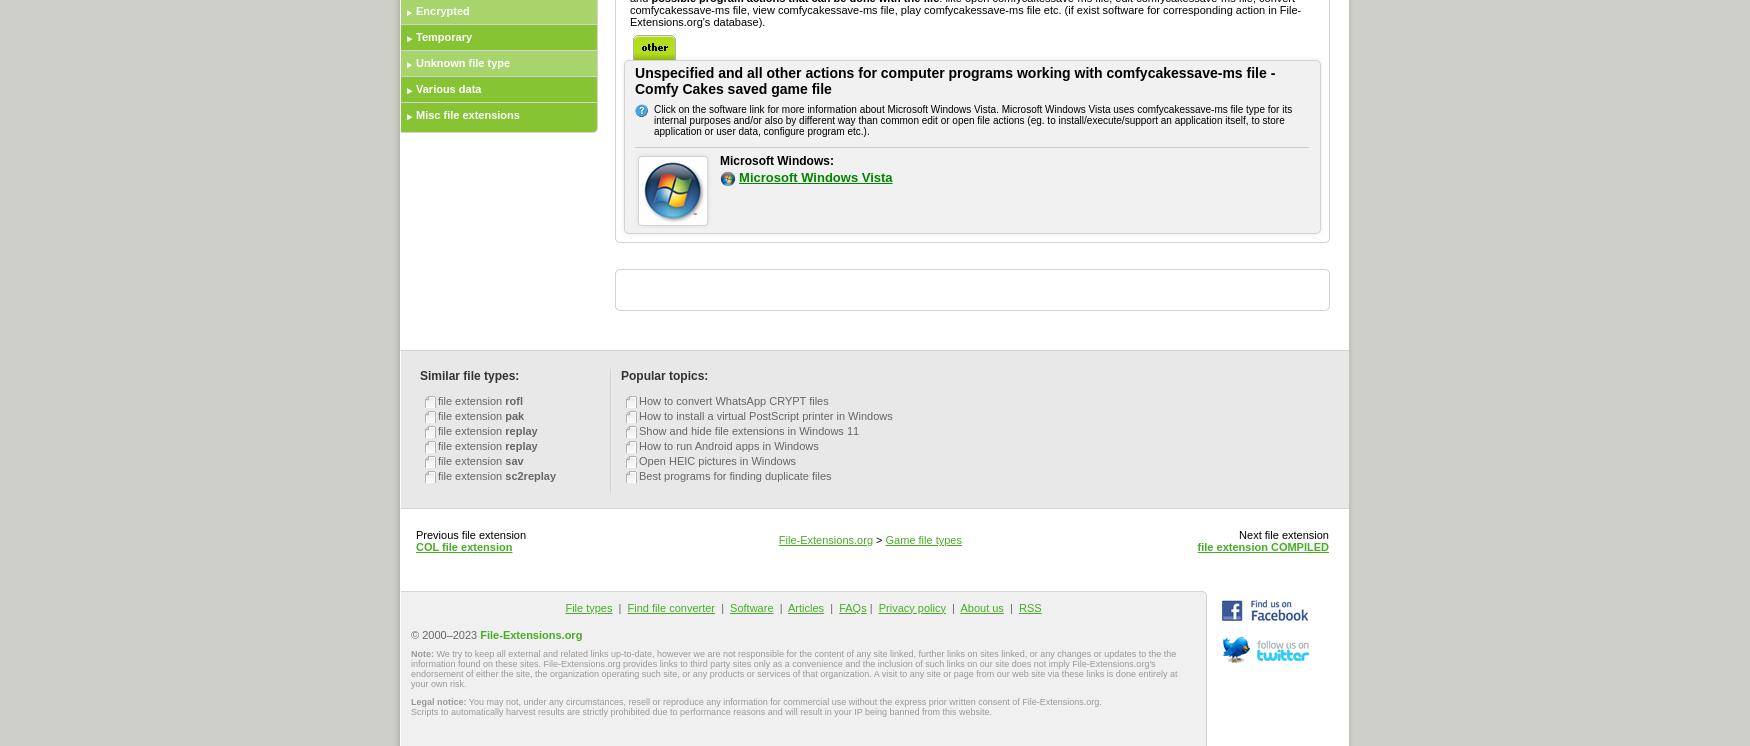 Image resolution: width=1750 pixels, height=746 pixels. I want to click on 'Articles', so click(805, 607).